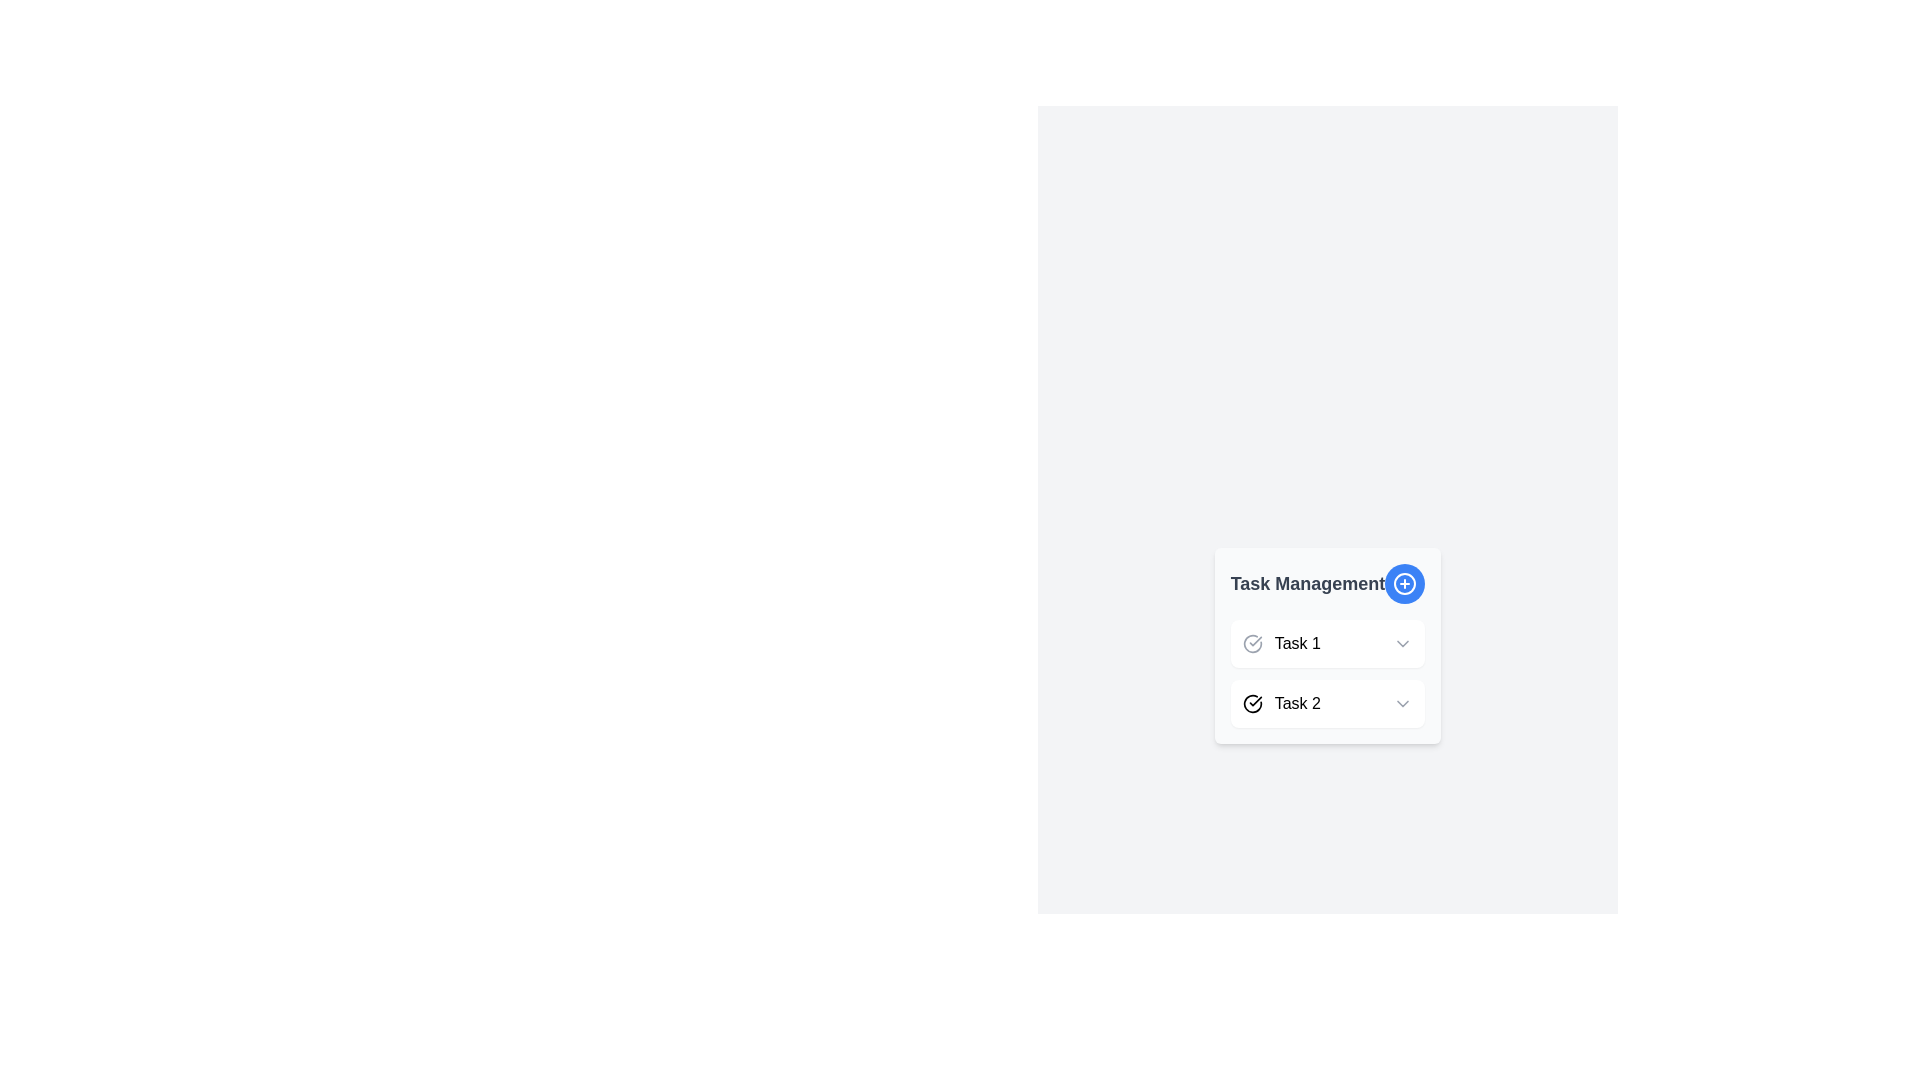  Describe the element at coordinates (1251, 703) in the screenshot. I see `the status icon located to the left of 'Task 2' in the task management interface to interact with it` at that location.